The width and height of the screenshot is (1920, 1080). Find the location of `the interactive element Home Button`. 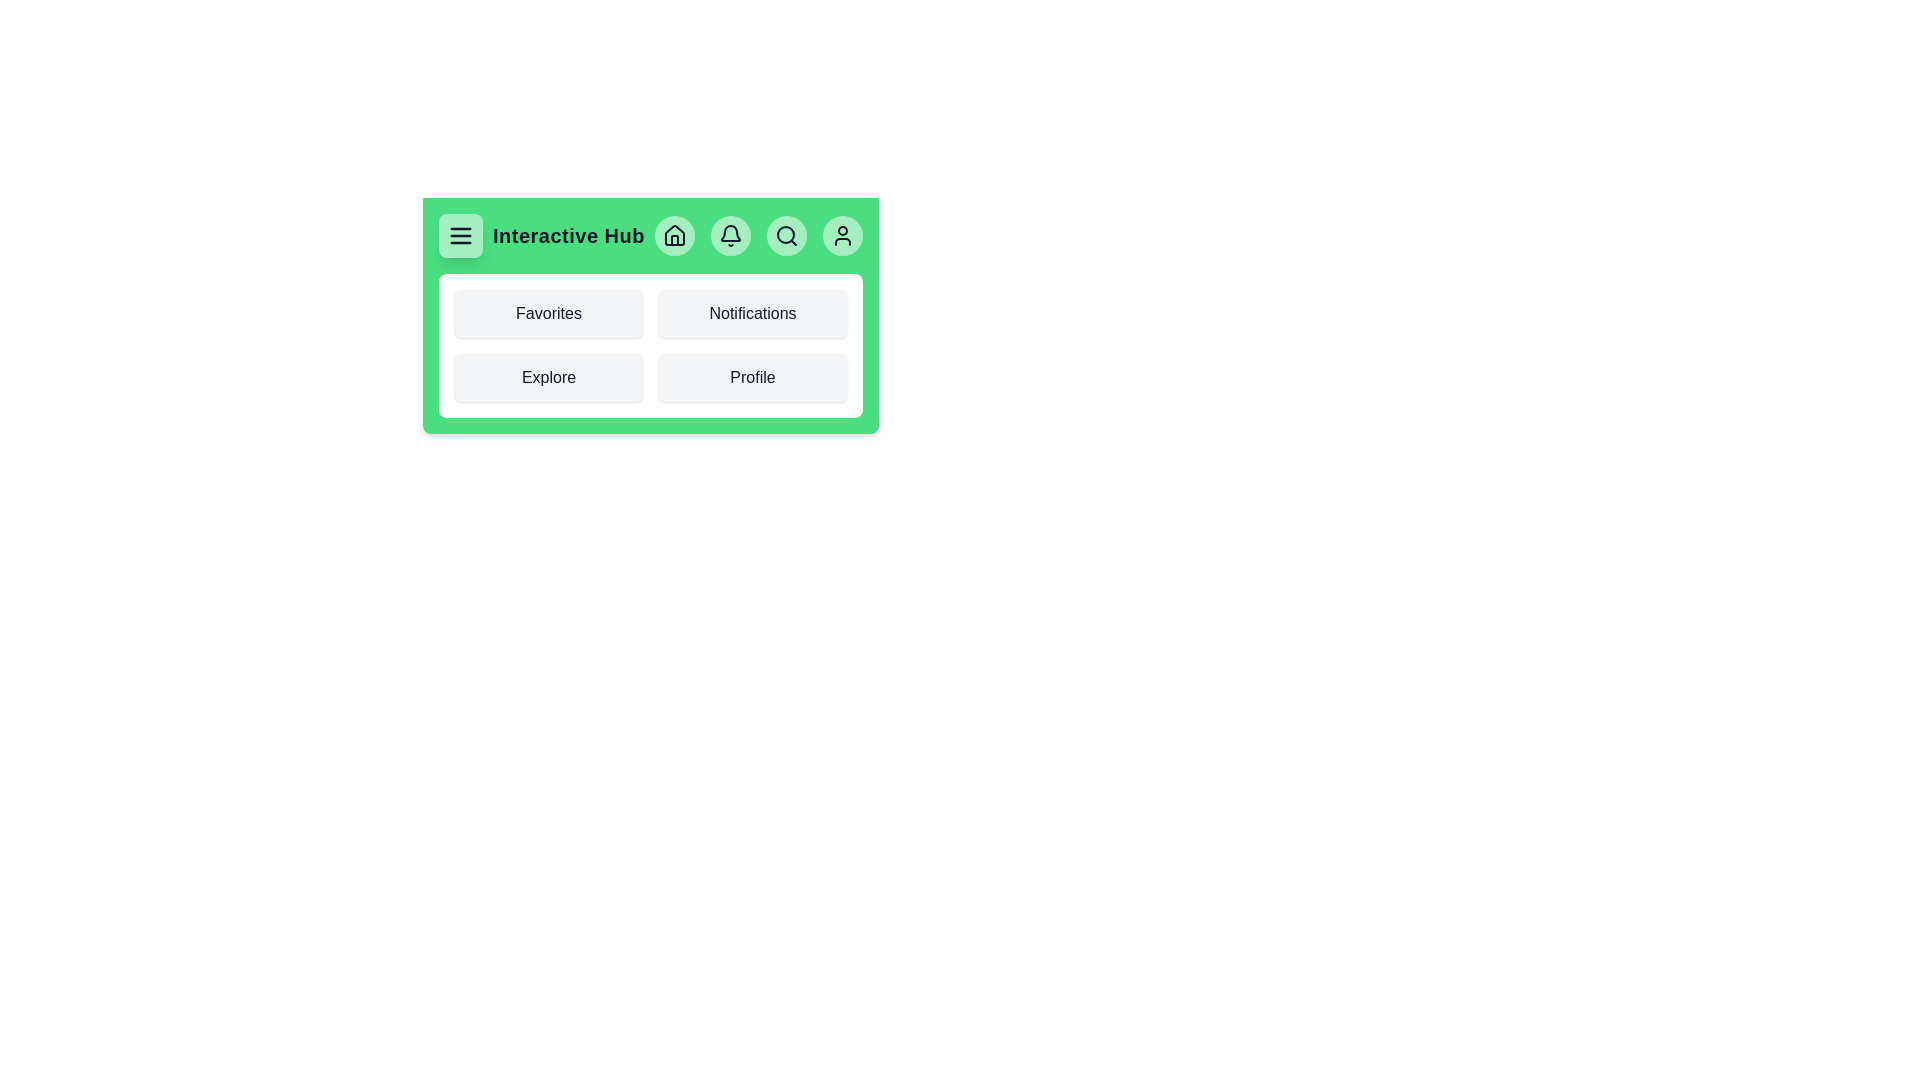

the interactive element Home Button is located at coordinates (673, 234).